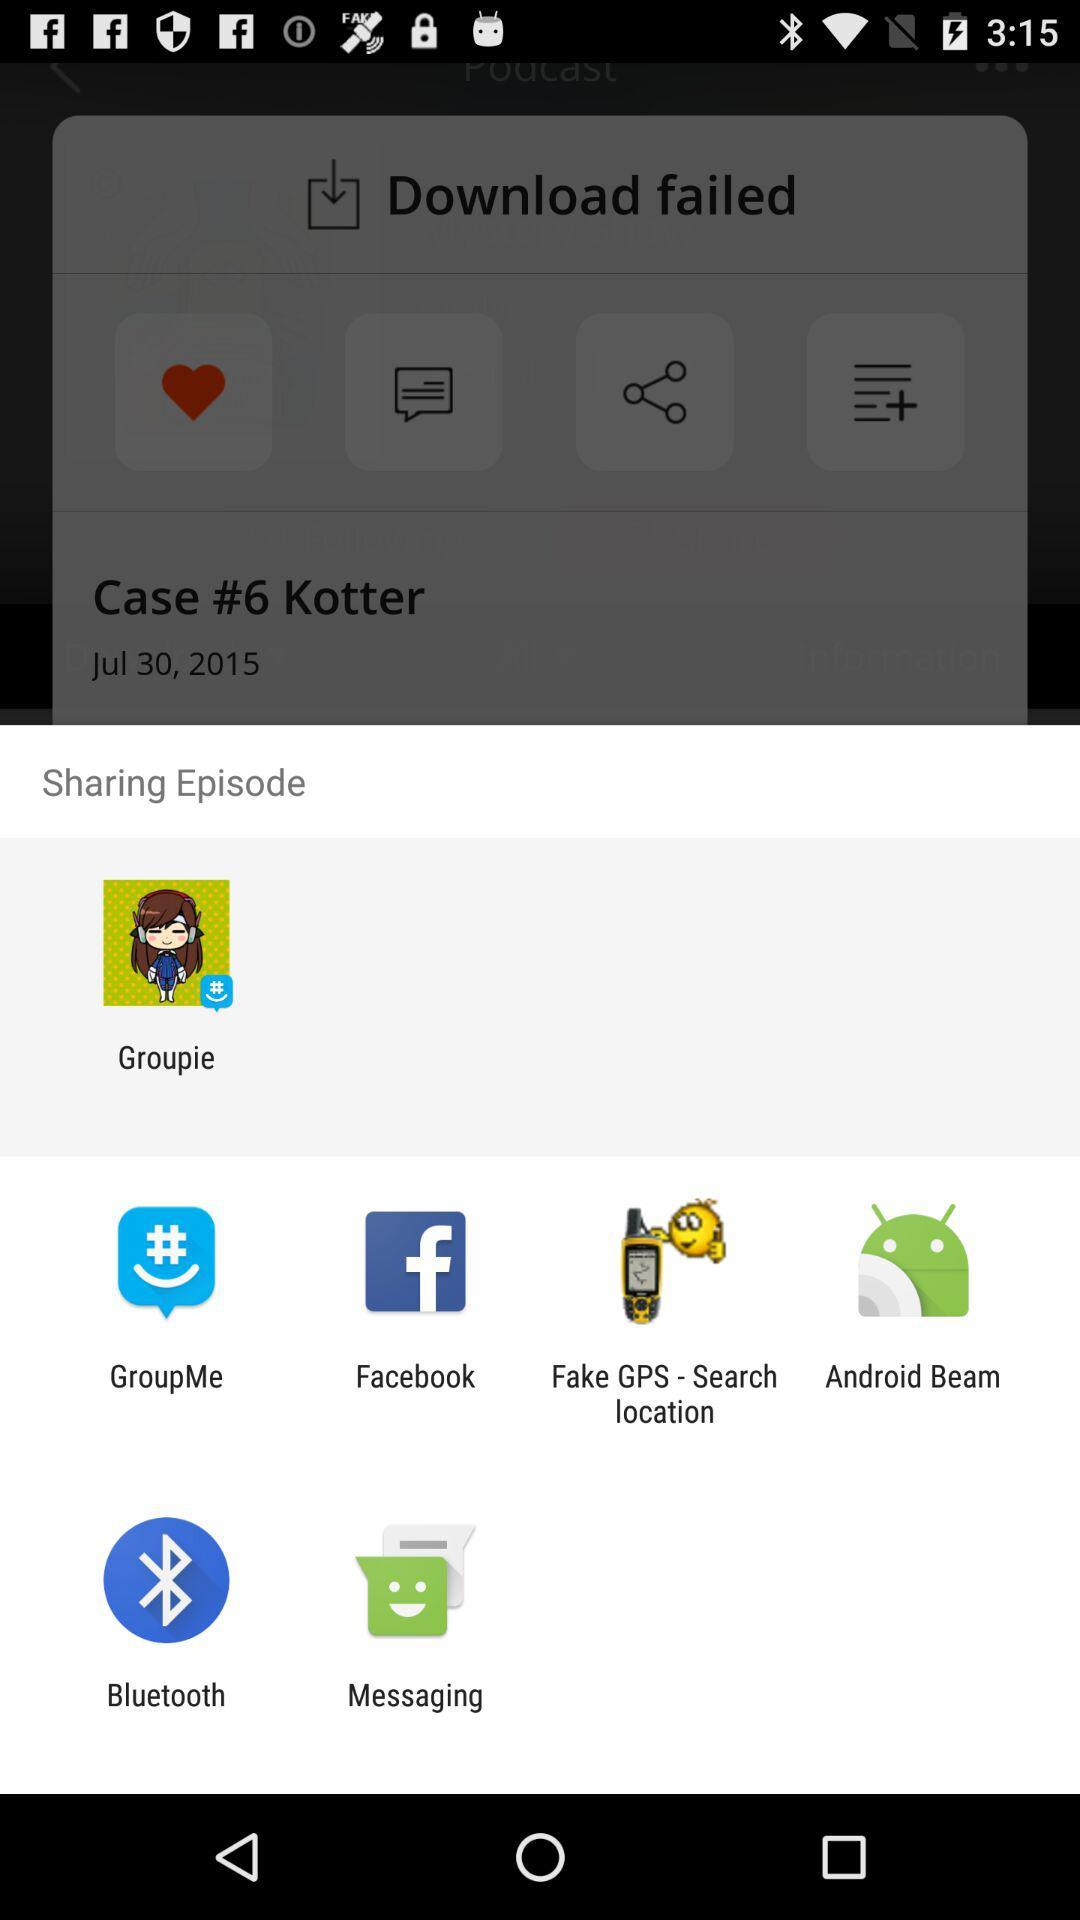  What do you see at coordinates (414, 1711) in the screenshot?
I see `icon to the right of bluetooth` at bounding box center [414, 1711].